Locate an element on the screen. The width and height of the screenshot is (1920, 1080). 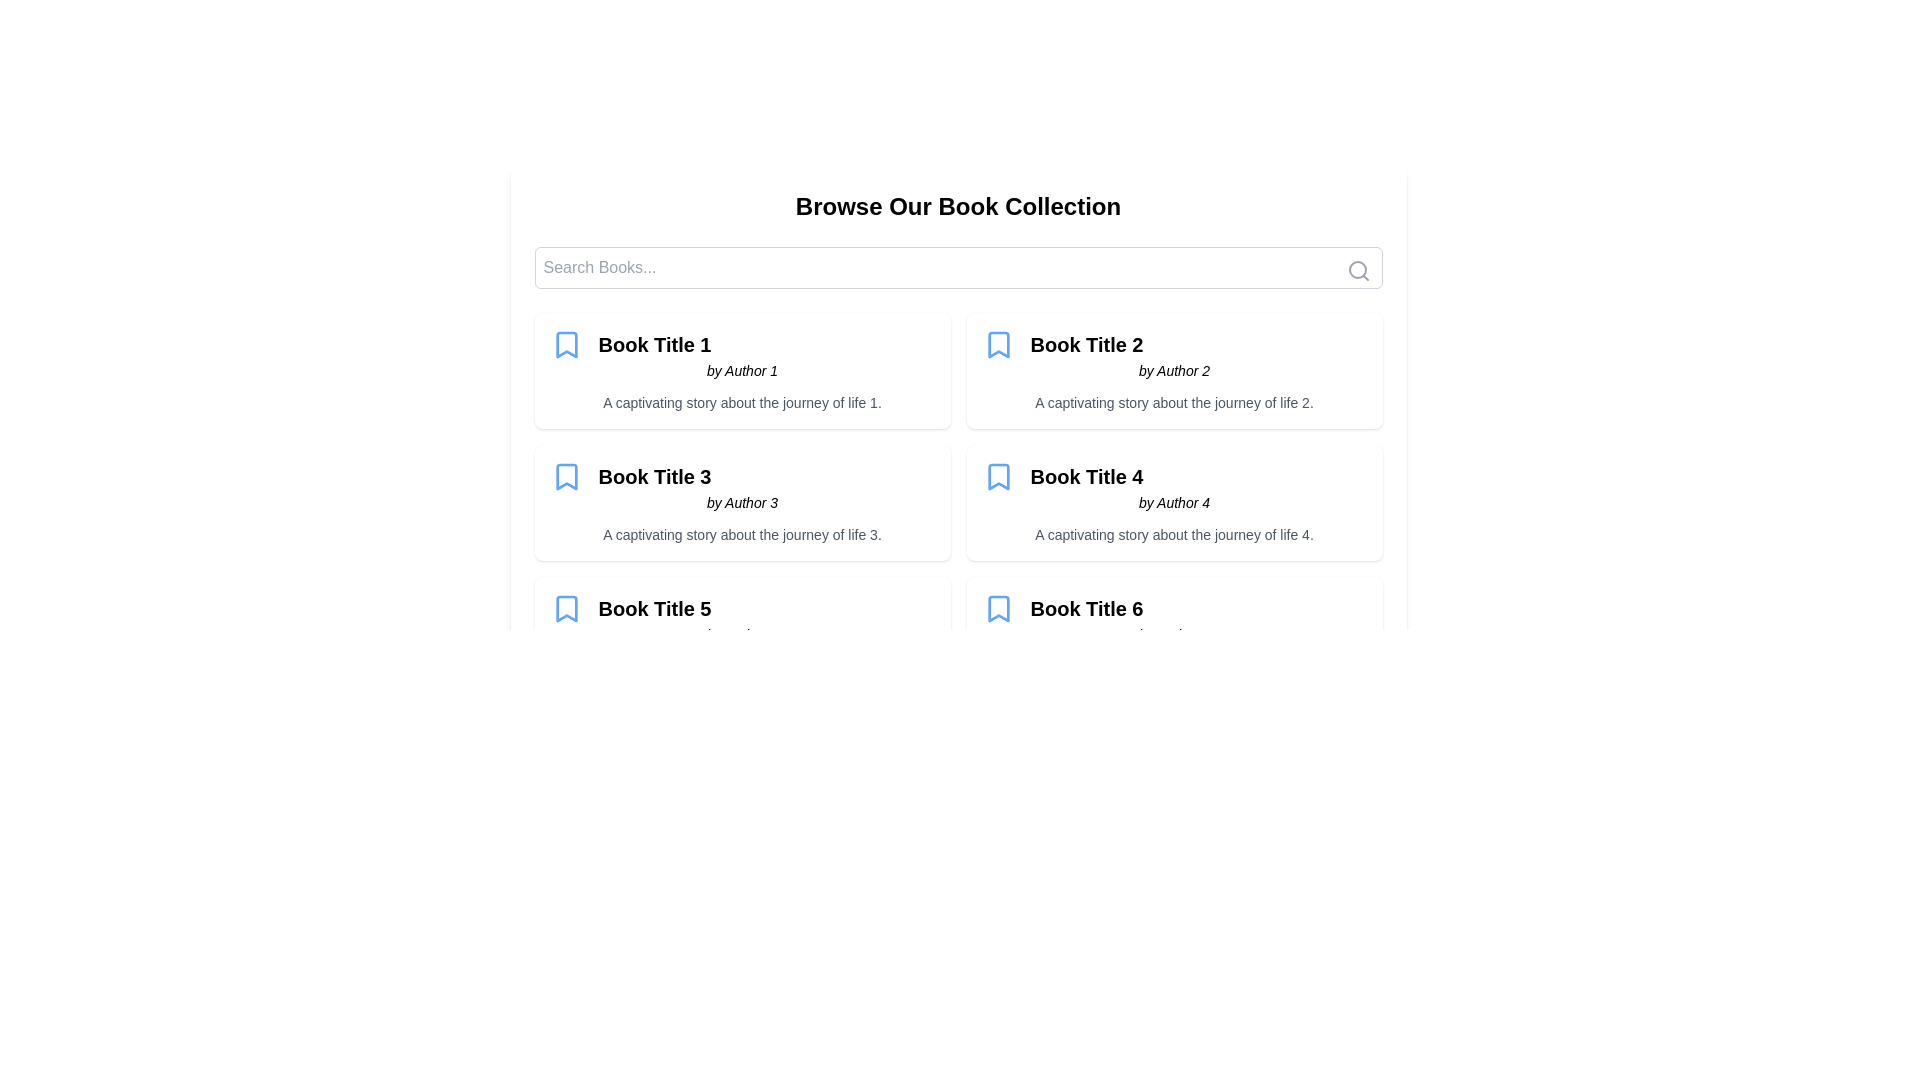
the magnifying glass icon styled as an SVG graphic located at the right edge of the search bar is located at coordinates (1358, 270).